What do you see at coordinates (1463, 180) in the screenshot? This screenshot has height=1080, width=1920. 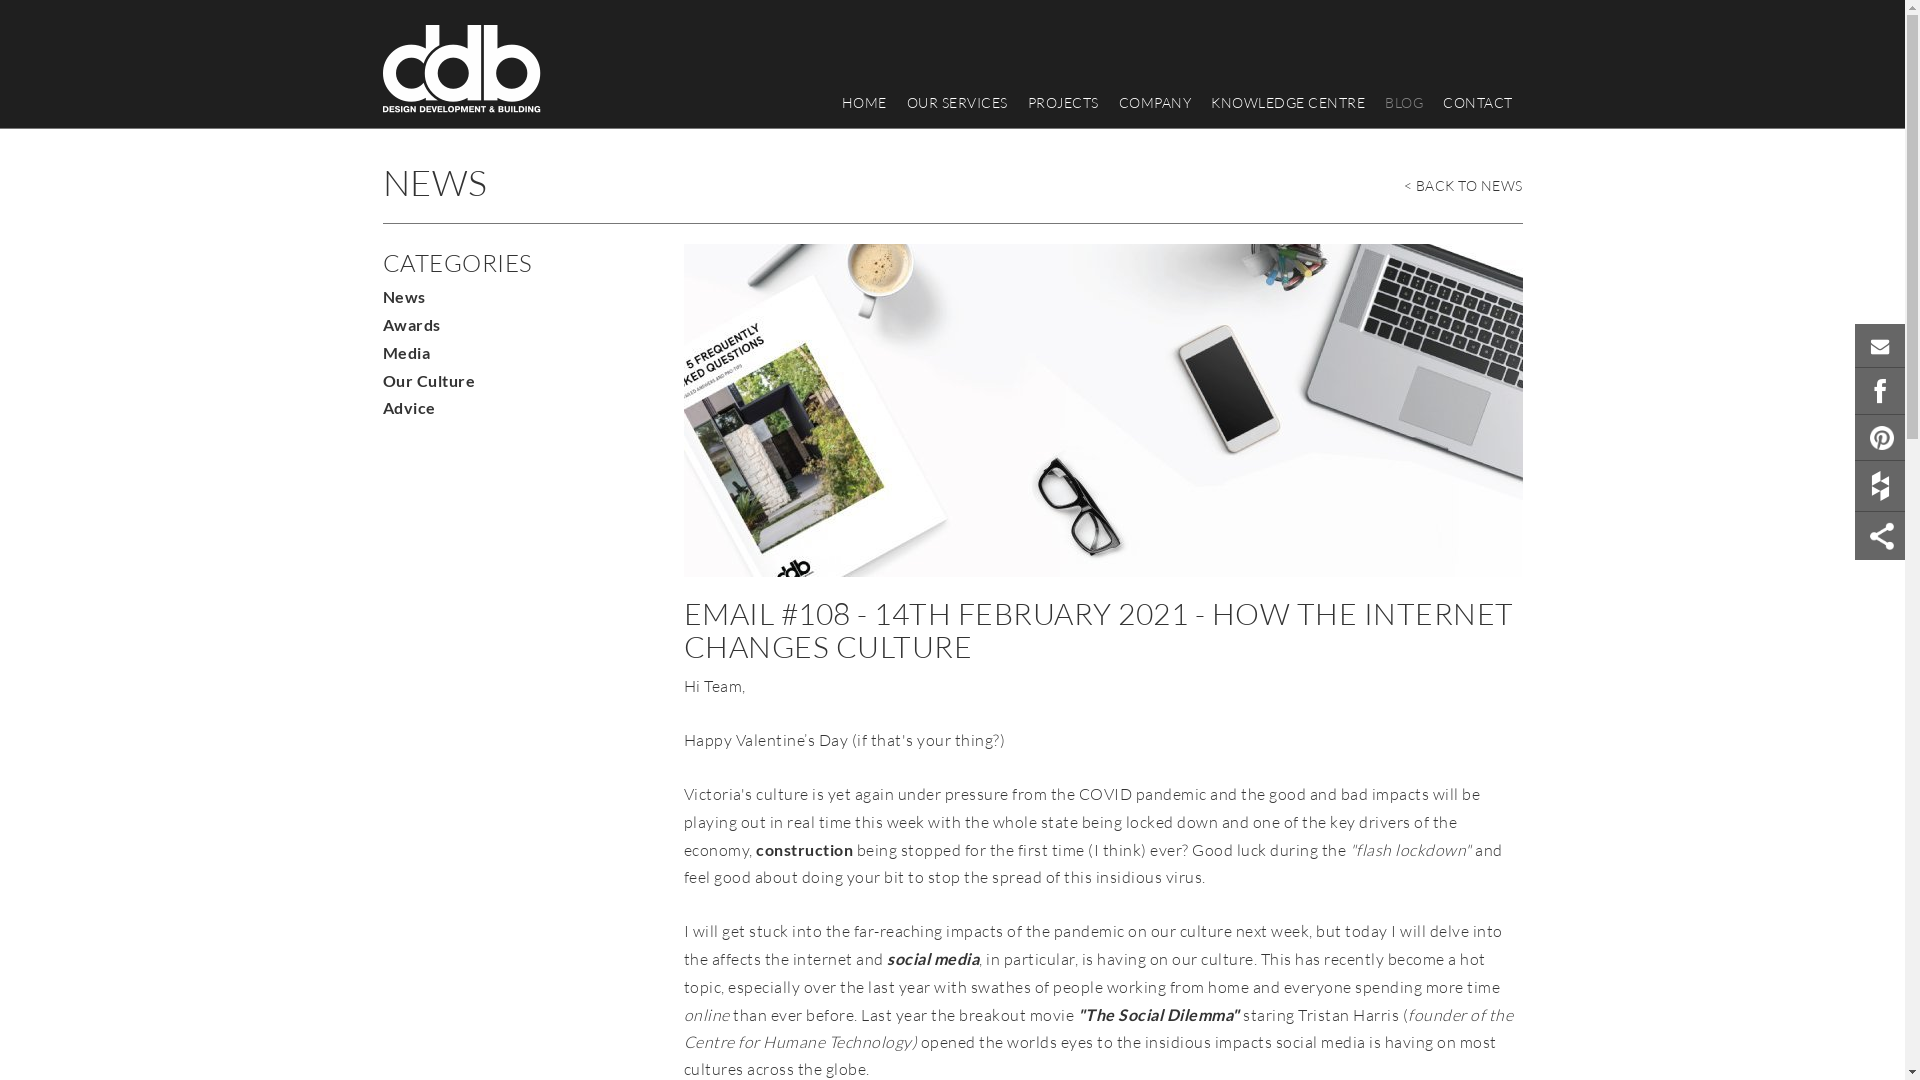 I see `'< BACK TO NEWS'` at bounding box center [1463, 180].